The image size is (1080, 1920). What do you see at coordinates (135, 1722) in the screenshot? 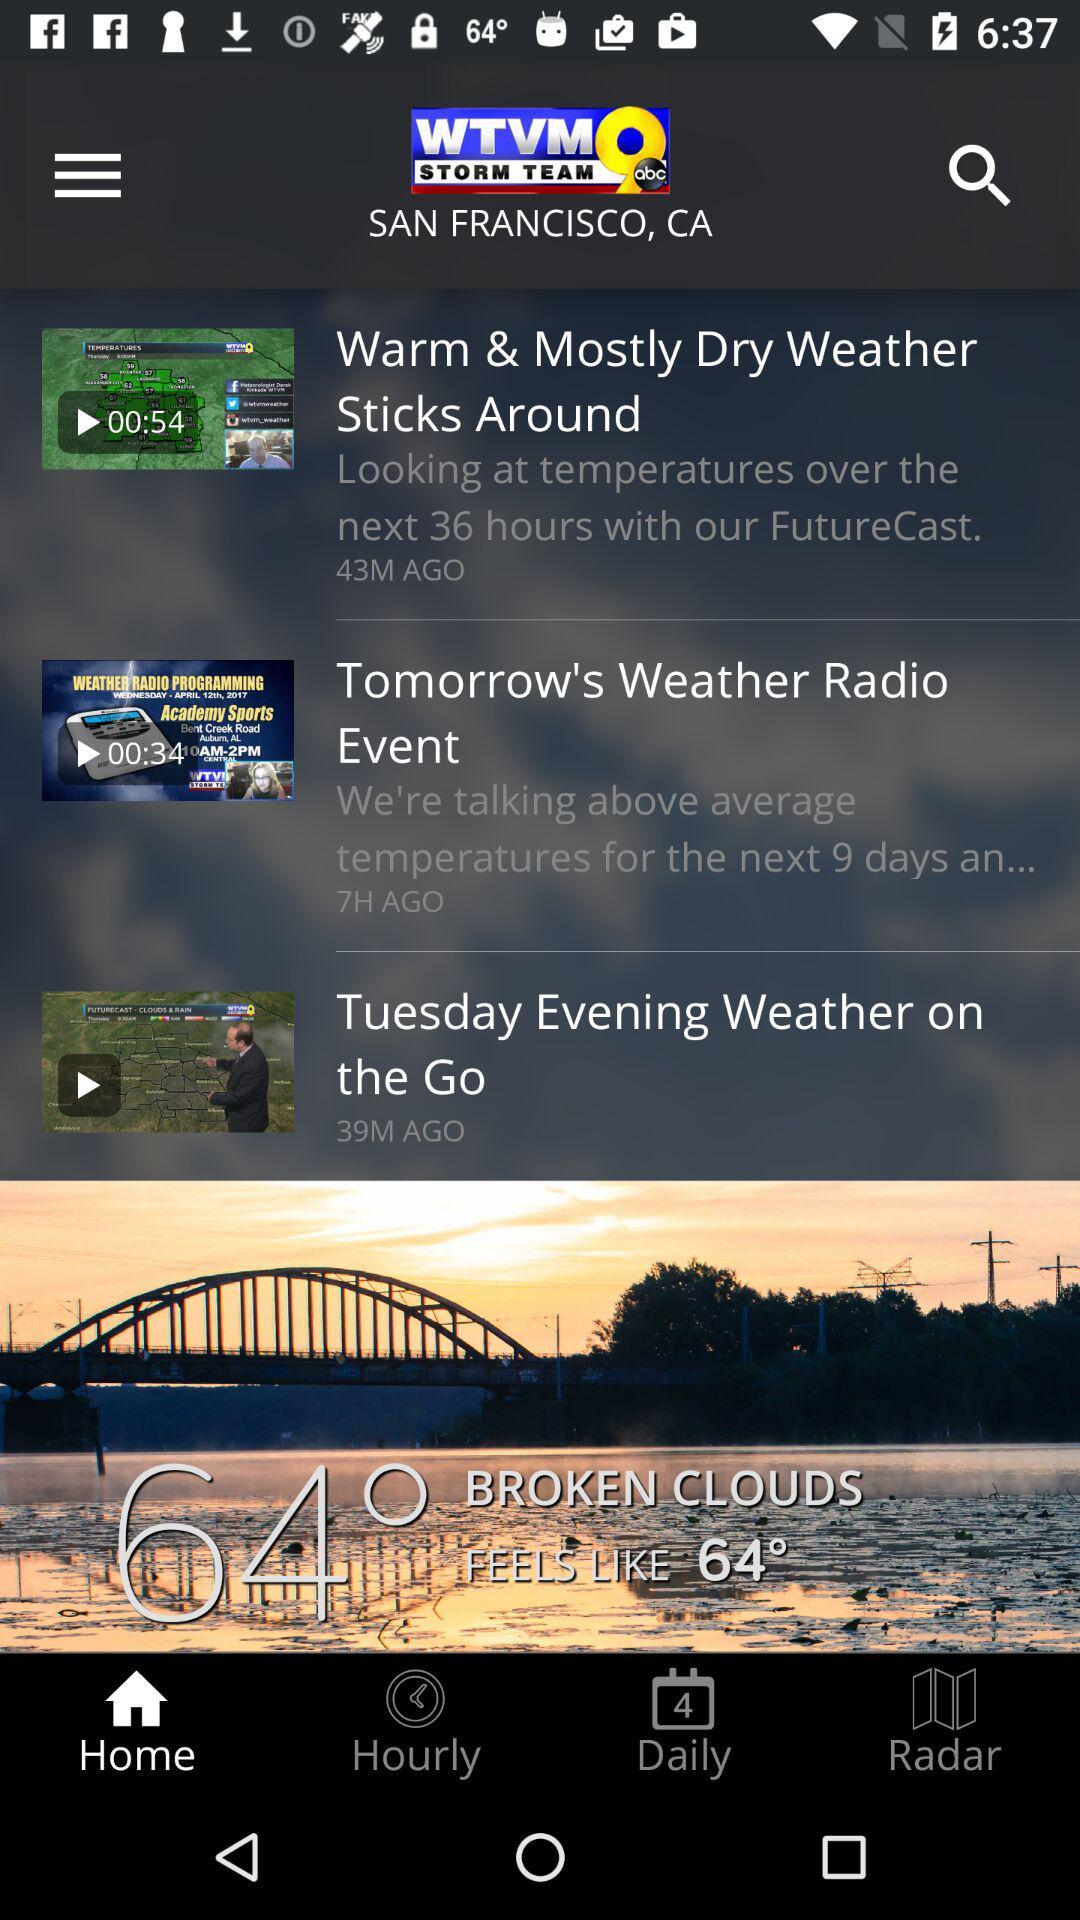
I see `the item next to the hourly item` at bounding box center [135, 1722].